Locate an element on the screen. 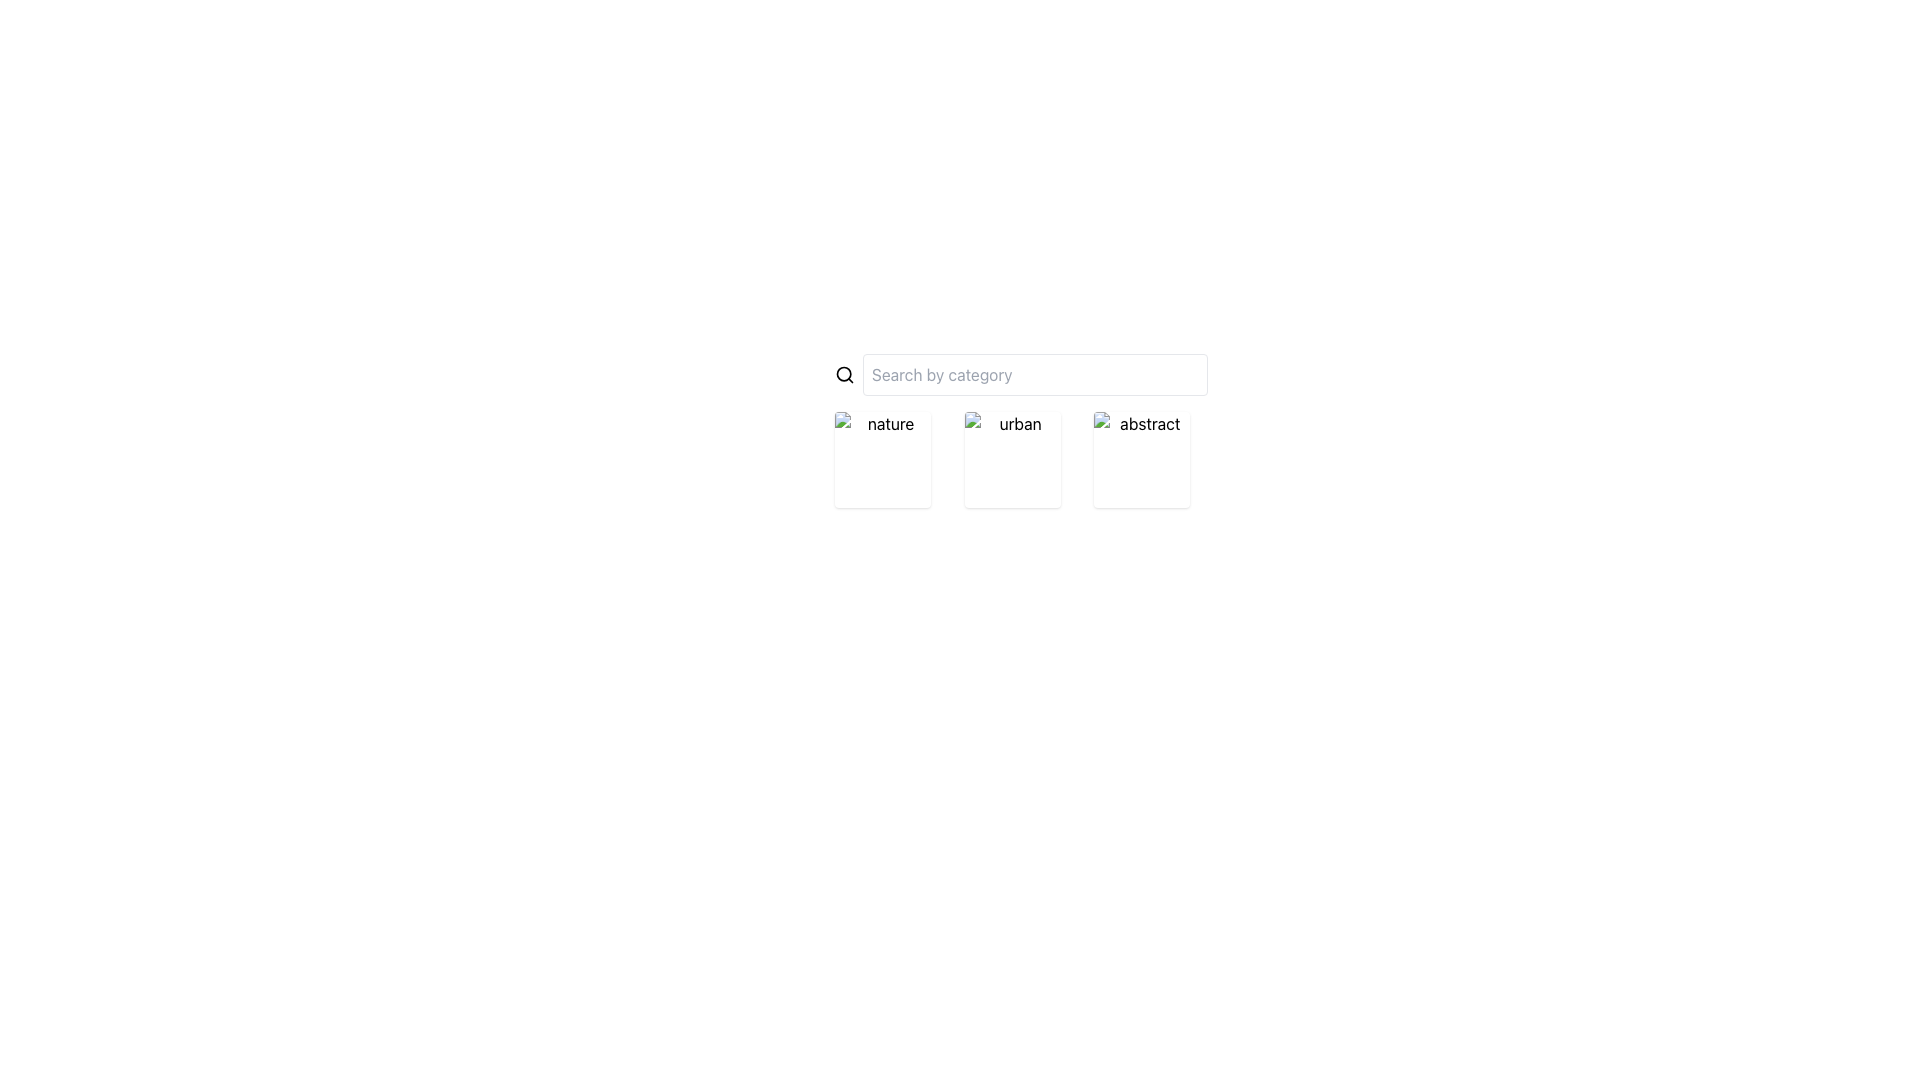 Image resolution: width=1920 pixels, height=1080 pixels. the magnifying glass icon representing the search action to trigger a tooltip or highlight effect is located at coordinates (844, 374).